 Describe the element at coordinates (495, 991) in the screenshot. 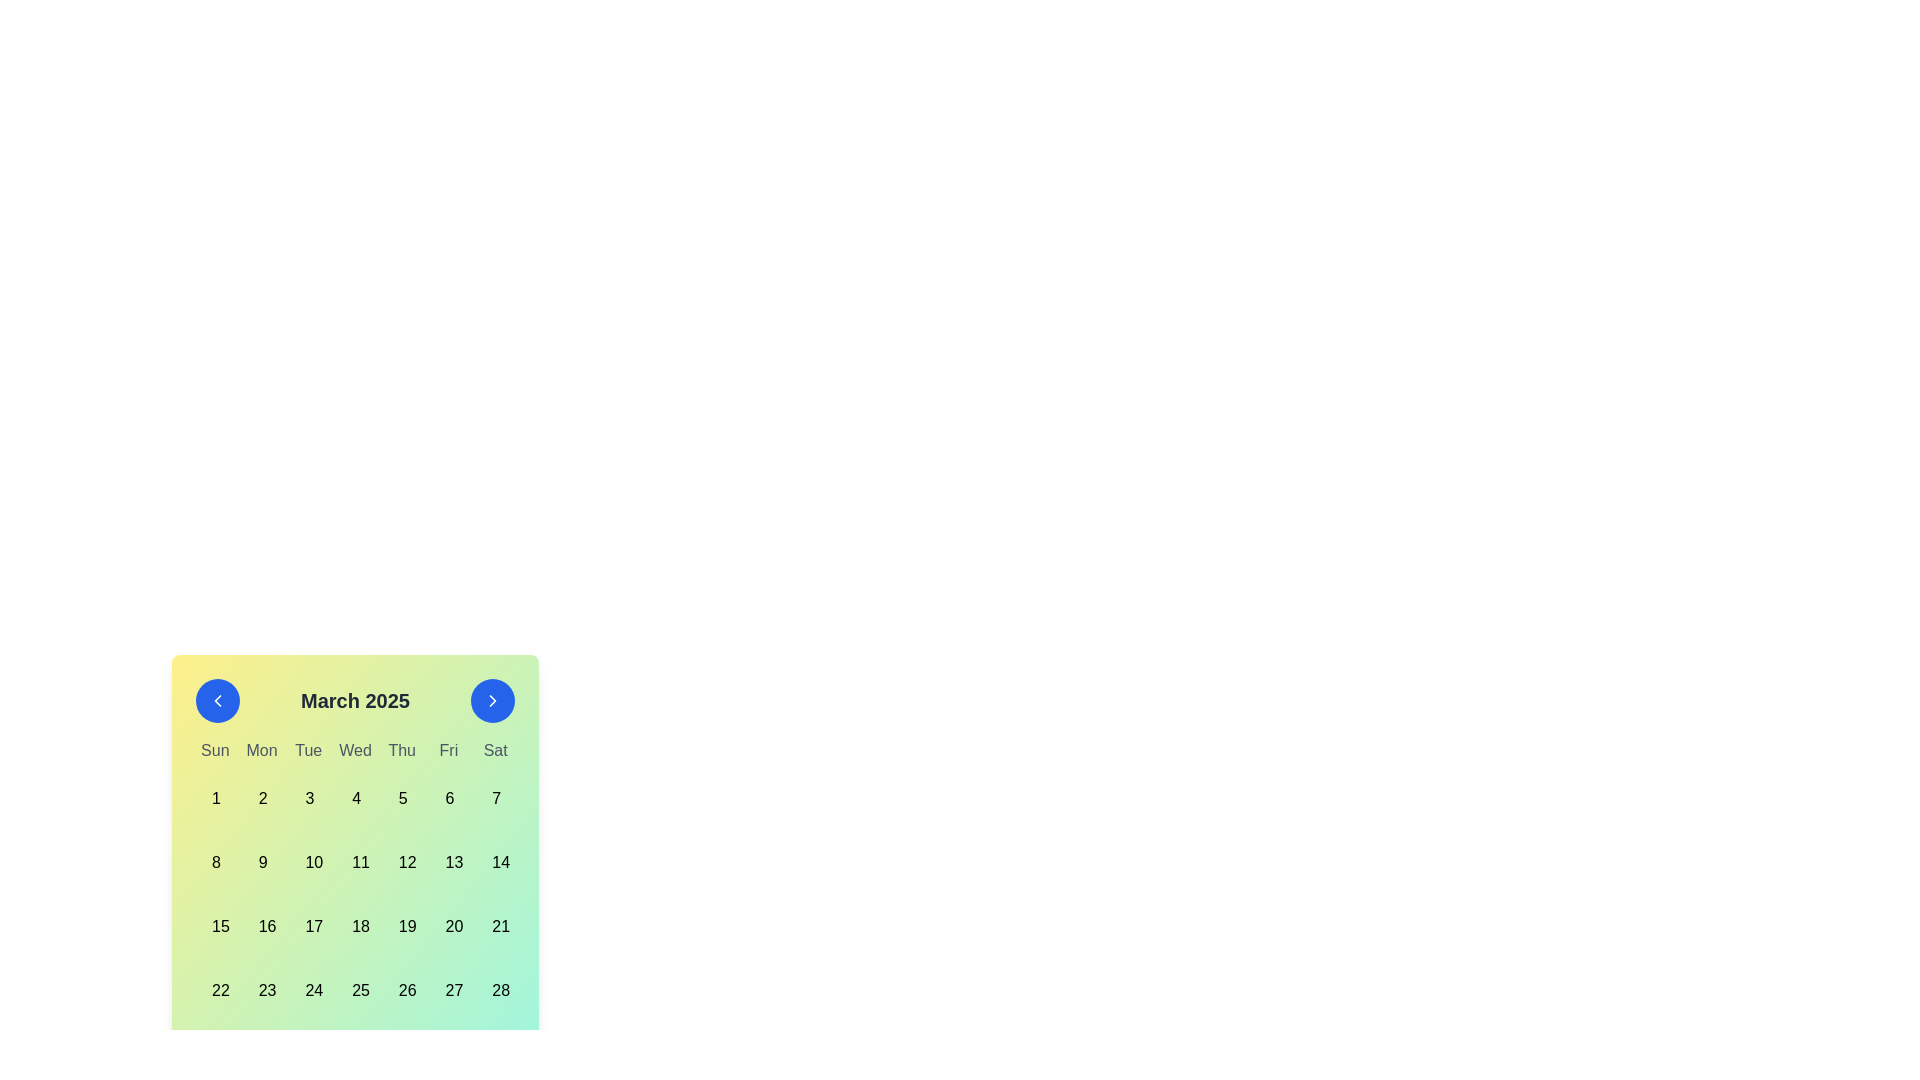

I see `the rectangular button with rounded corners that displays the number '28' in bold black font, located in the 7th column of the calendar grid` at that location.